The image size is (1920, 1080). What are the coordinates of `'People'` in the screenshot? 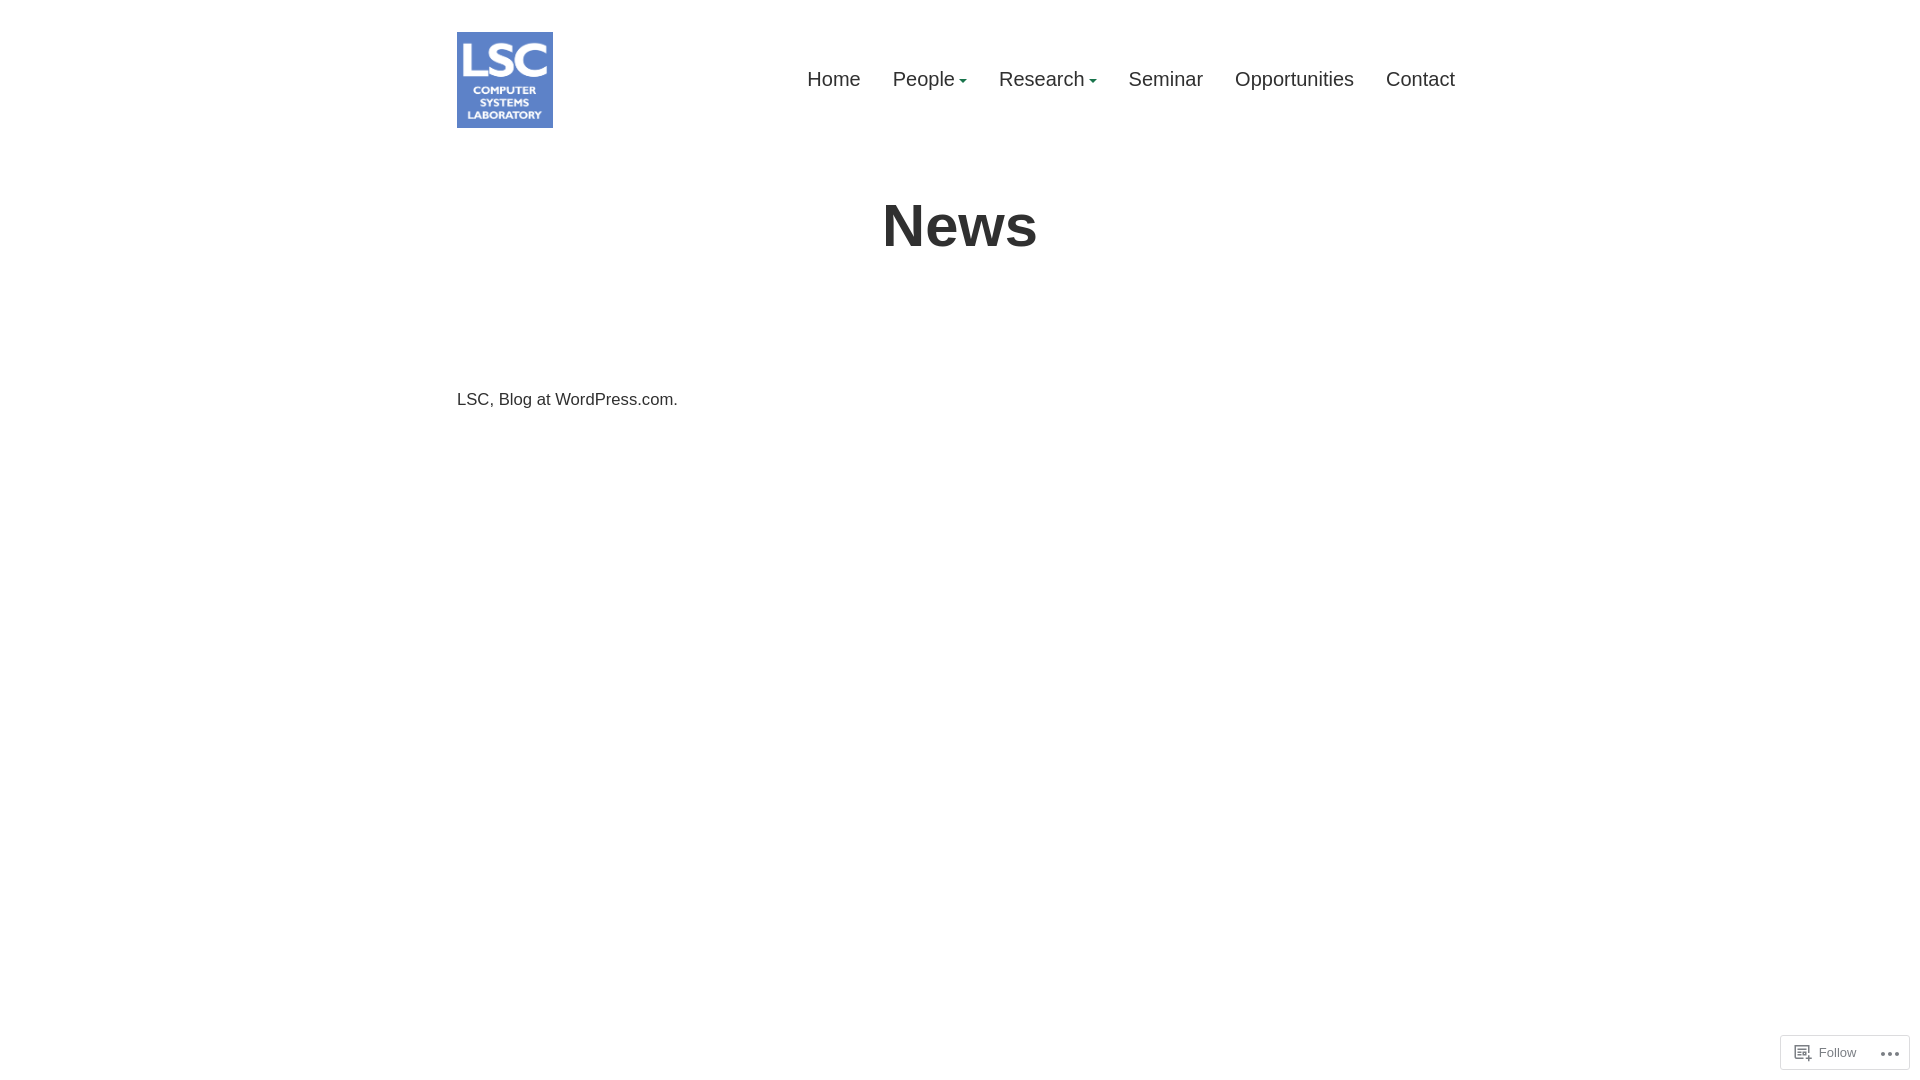 It's located at (891, 79).